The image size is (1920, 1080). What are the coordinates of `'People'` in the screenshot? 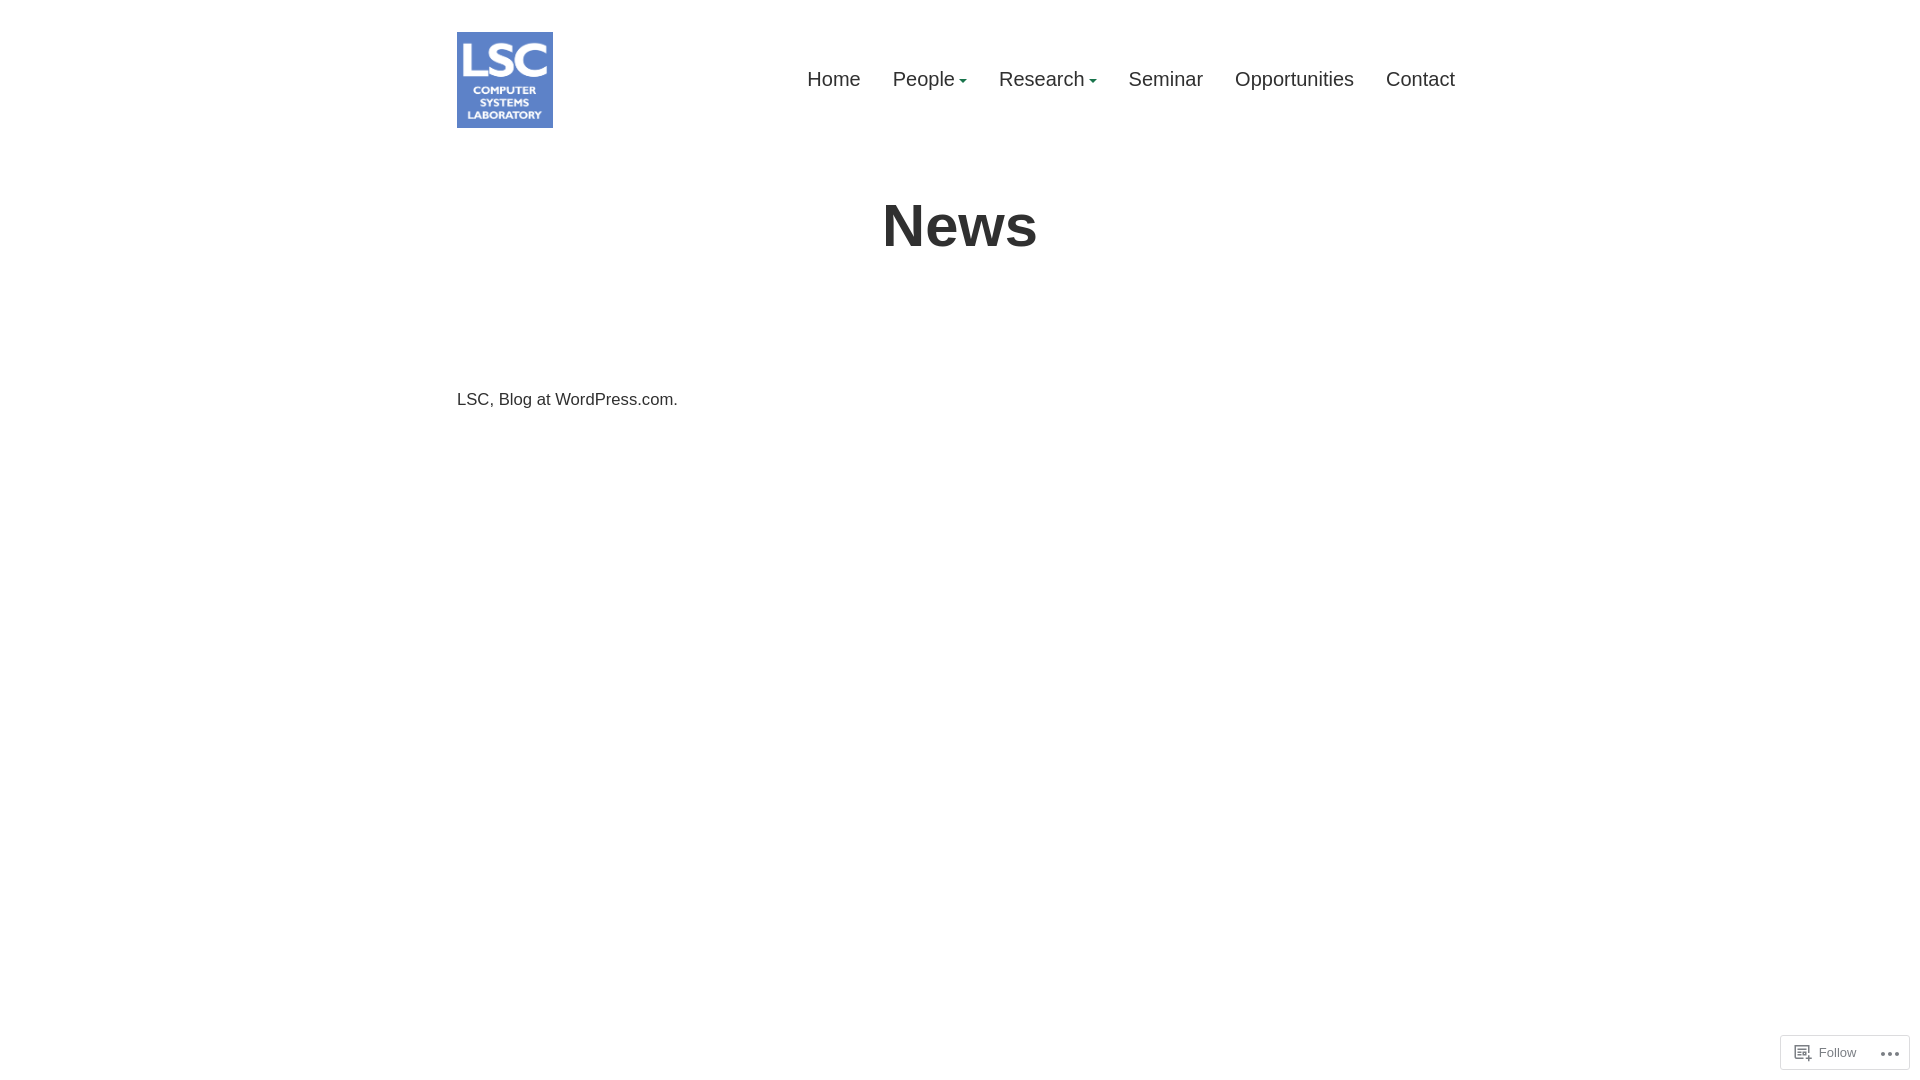 It's located at (891, 79).